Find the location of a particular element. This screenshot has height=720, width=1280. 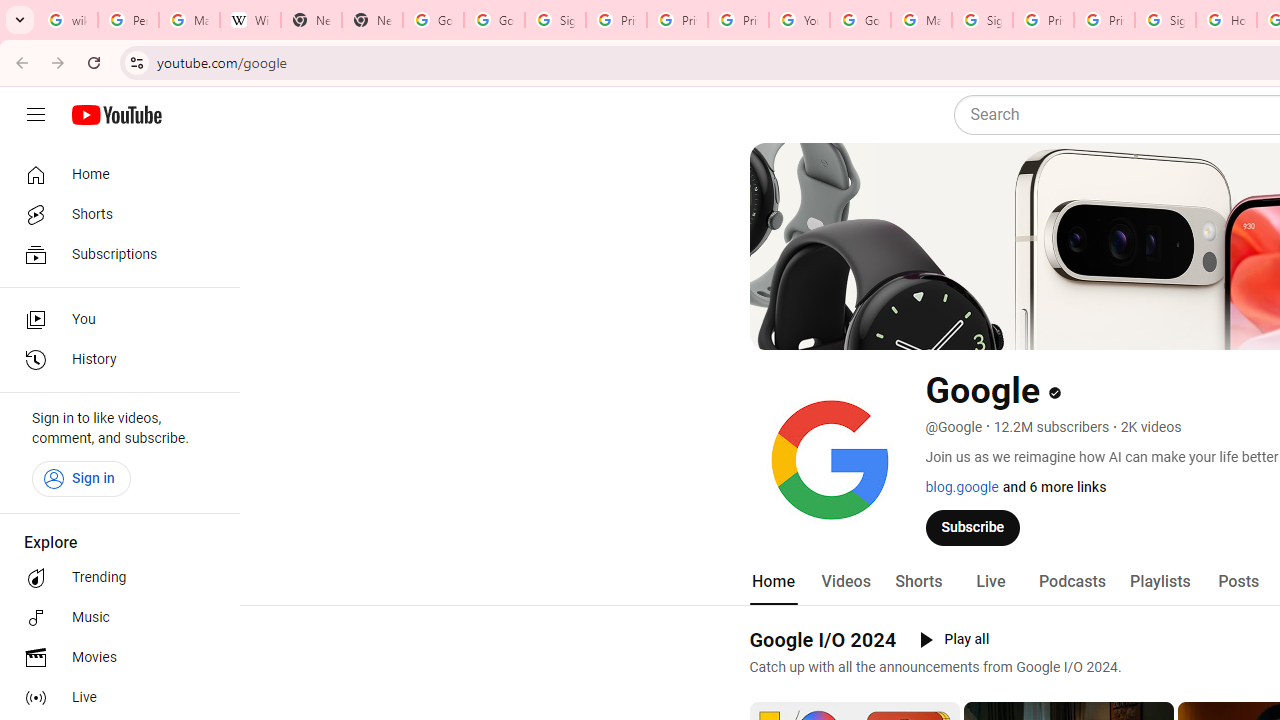

'Trending' is located at coordinates (112, 578).